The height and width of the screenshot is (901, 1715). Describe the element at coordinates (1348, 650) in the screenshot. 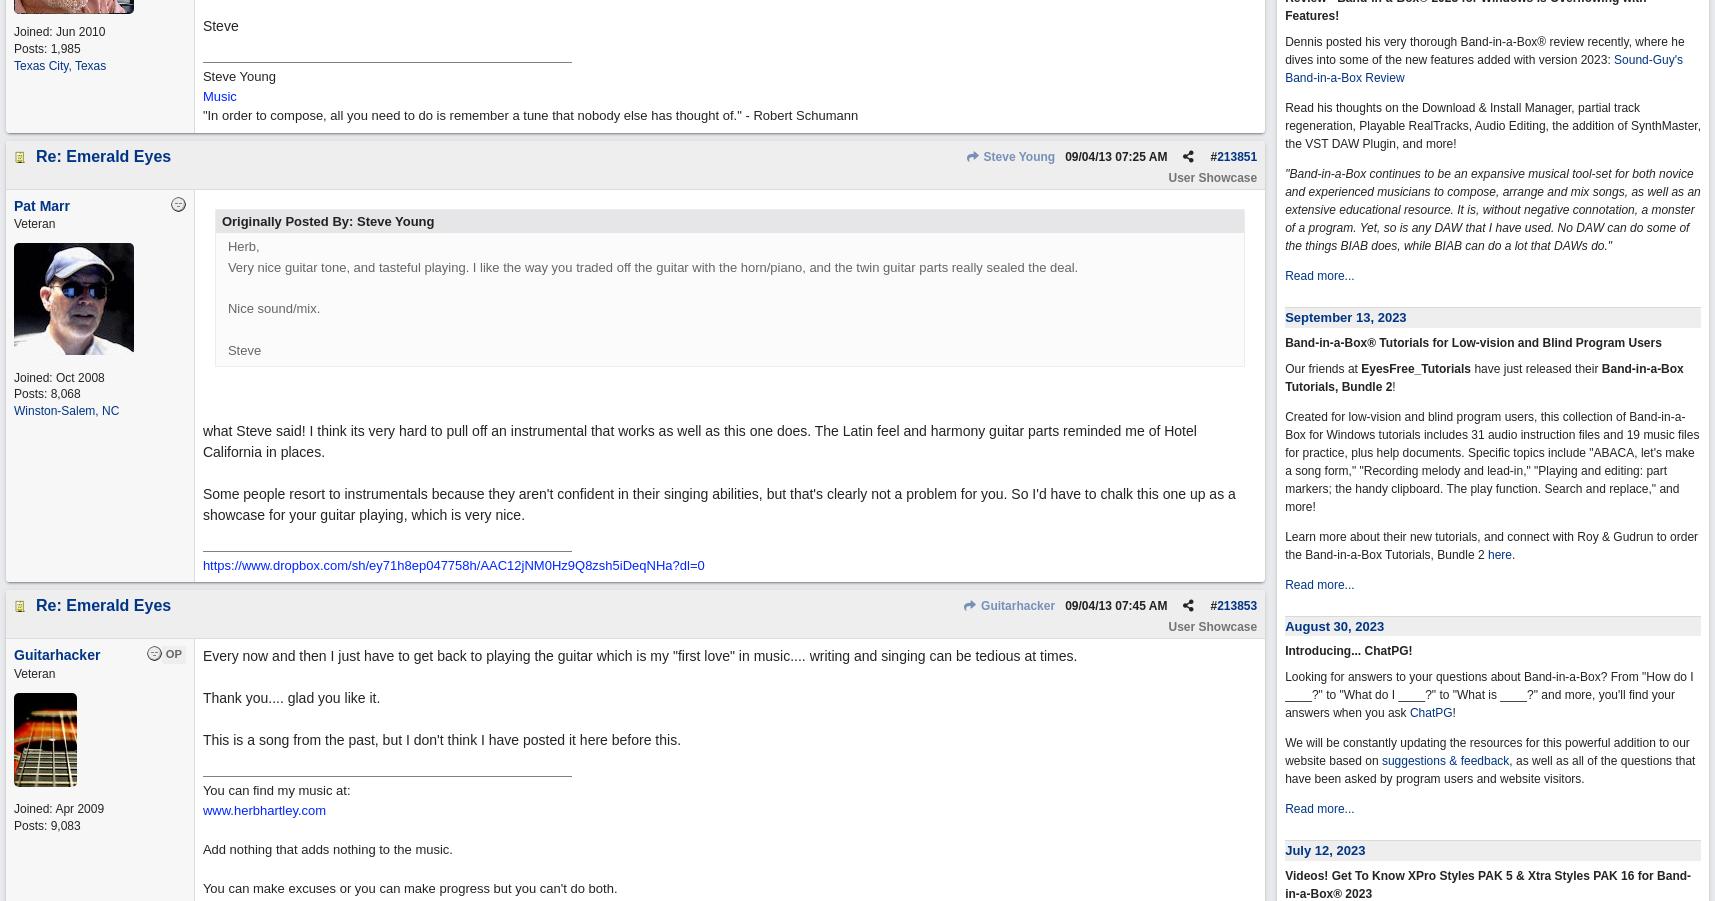

I see `'Introducing... ChatPG!'` at that location.